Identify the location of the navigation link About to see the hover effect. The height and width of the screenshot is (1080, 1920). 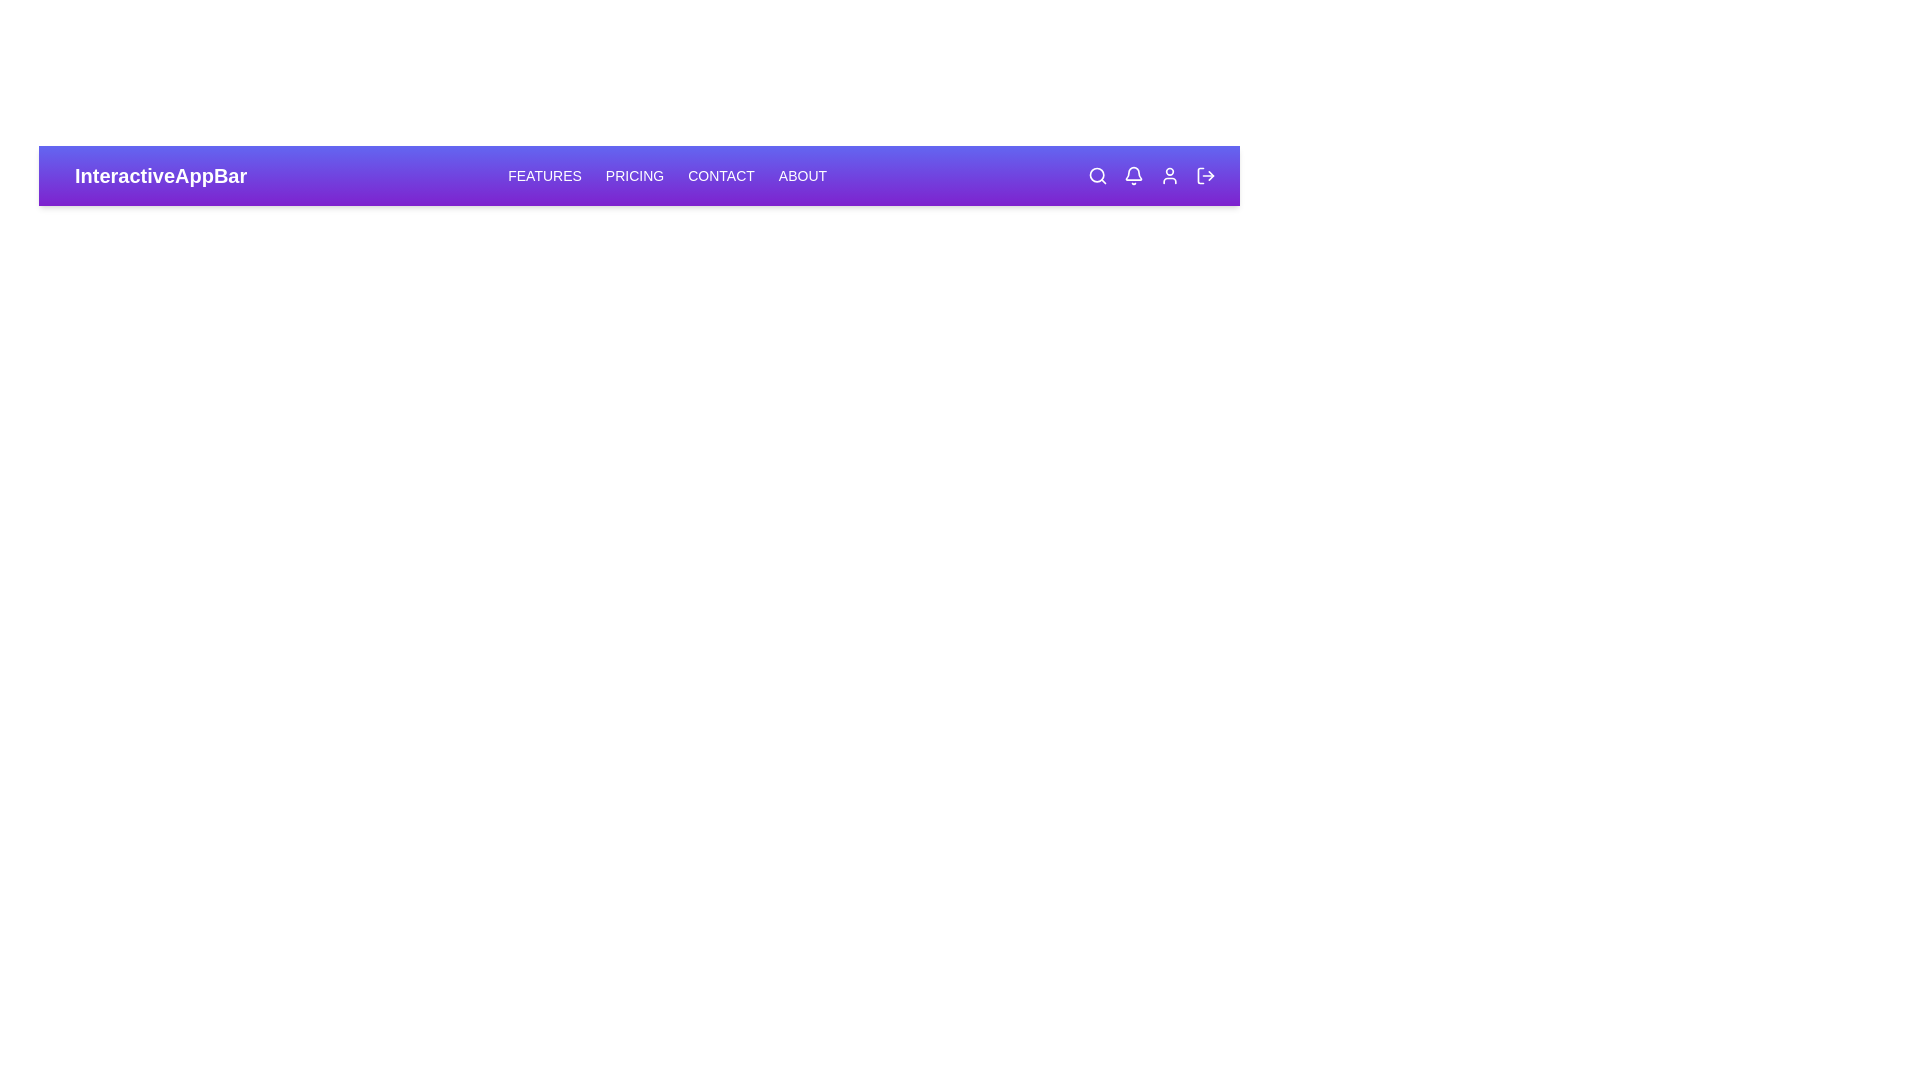
(801, 175).